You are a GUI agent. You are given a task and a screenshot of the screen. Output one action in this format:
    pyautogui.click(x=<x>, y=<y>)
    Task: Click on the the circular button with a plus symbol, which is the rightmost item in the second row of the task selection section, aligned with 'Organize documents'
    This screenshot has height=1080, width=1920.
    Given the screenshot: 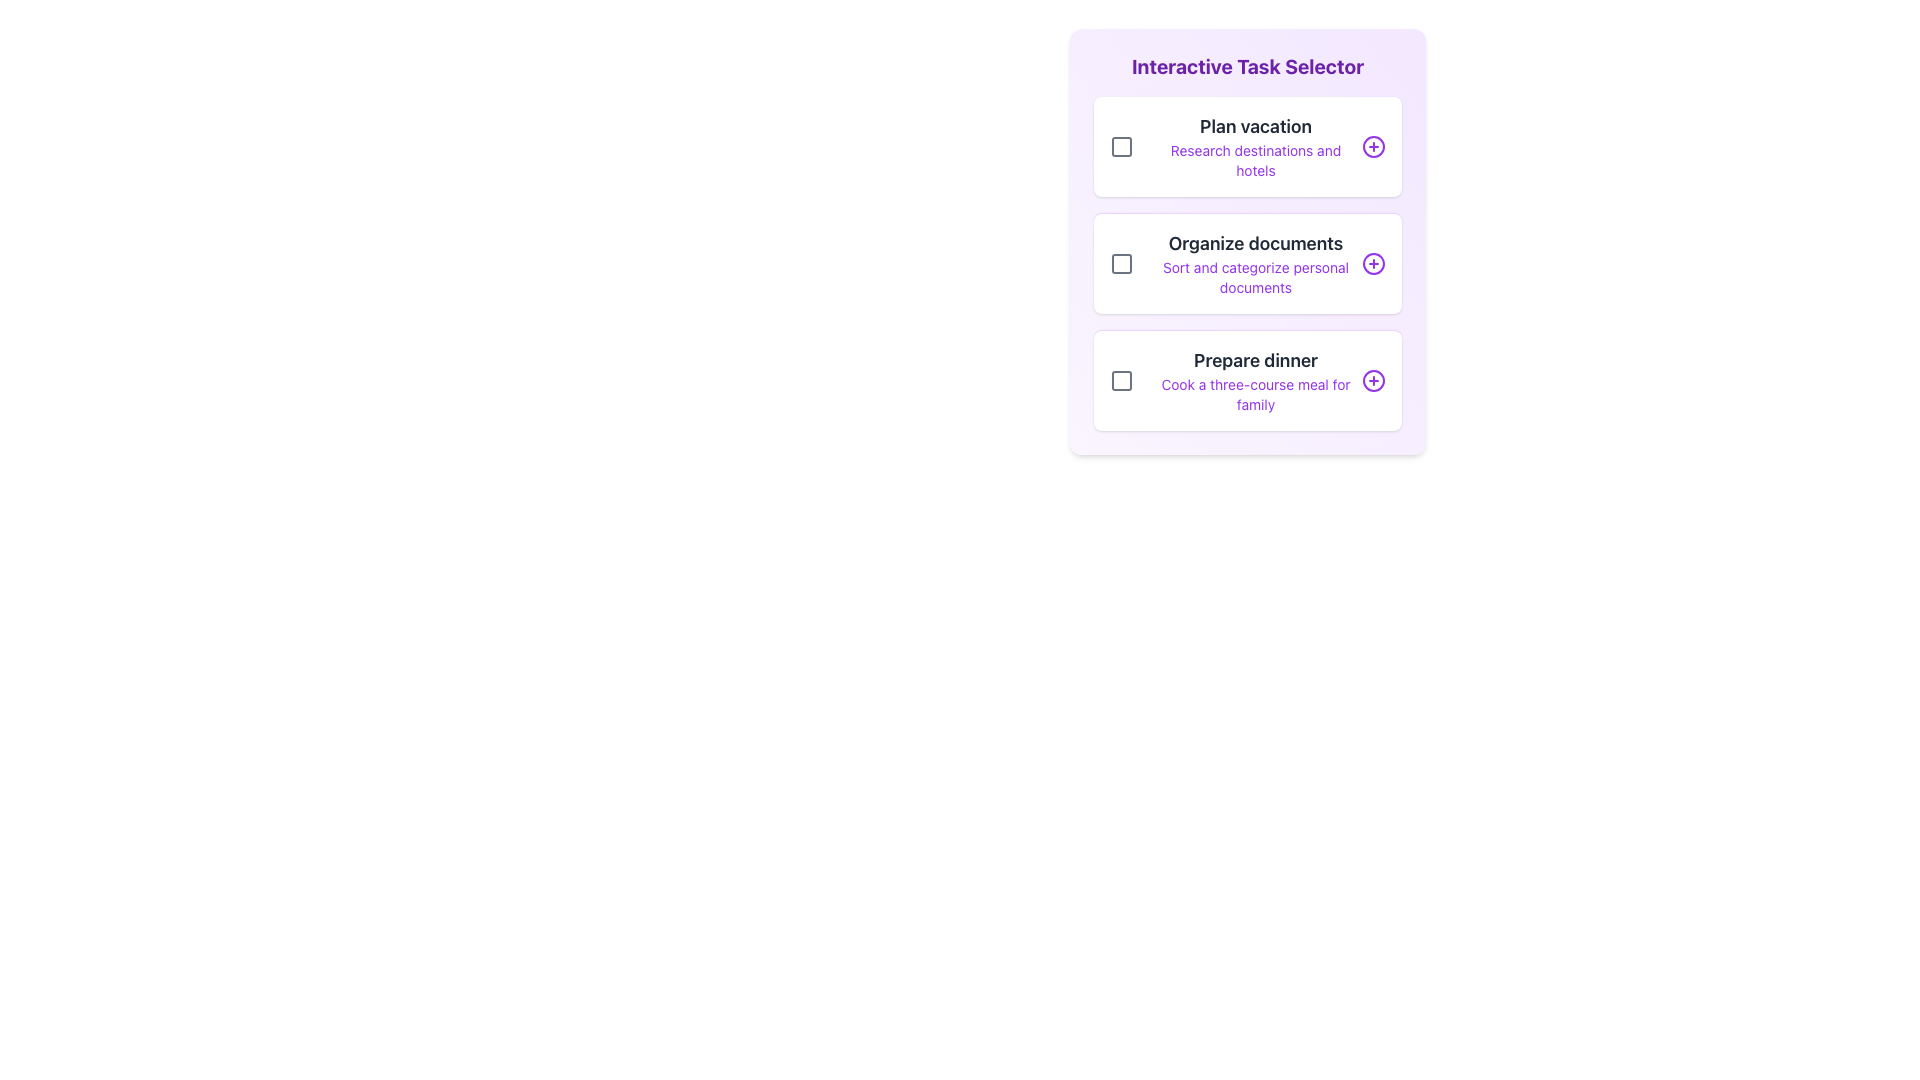 What is the action you would take?
    pyautogui.click(x=1372, y=262)
    